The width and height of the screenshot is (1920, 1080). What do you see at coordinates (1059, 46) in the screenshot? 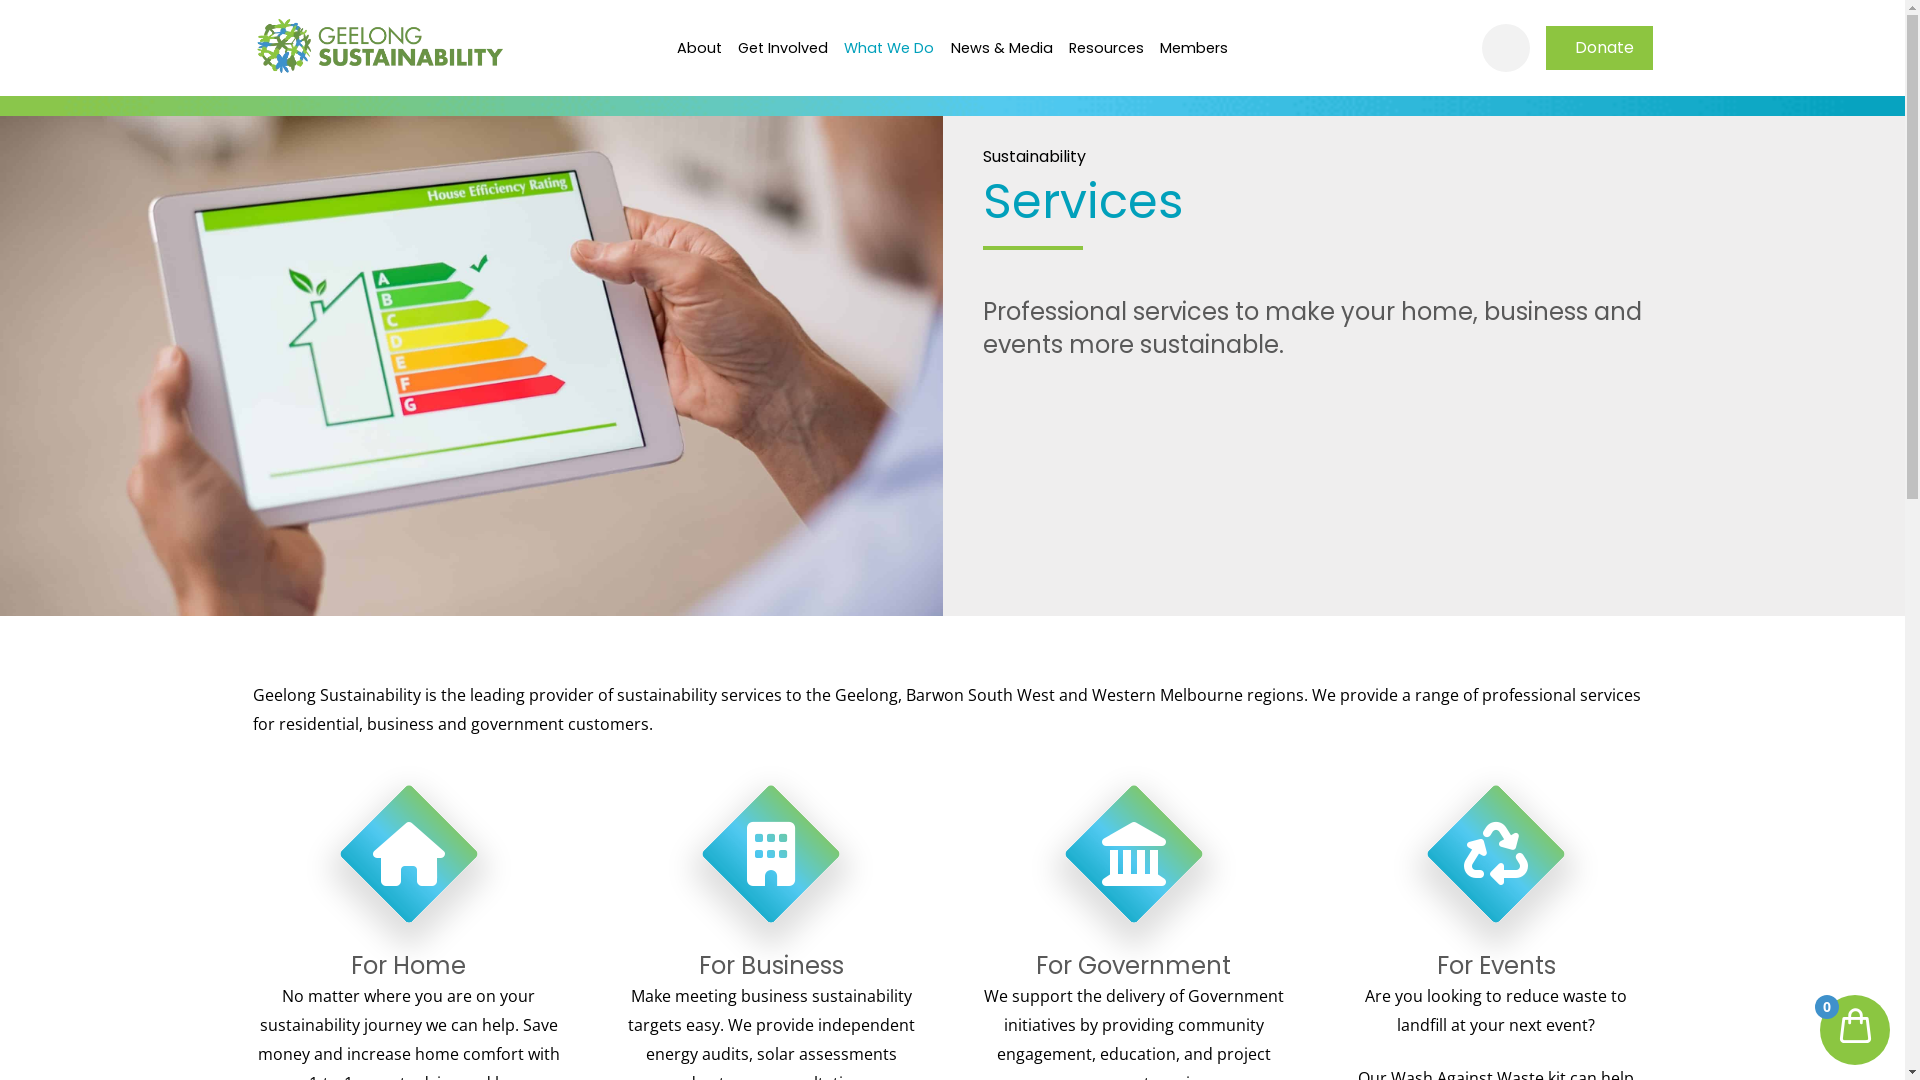
I see `'Resources'` at bounding box center [1059, 46].